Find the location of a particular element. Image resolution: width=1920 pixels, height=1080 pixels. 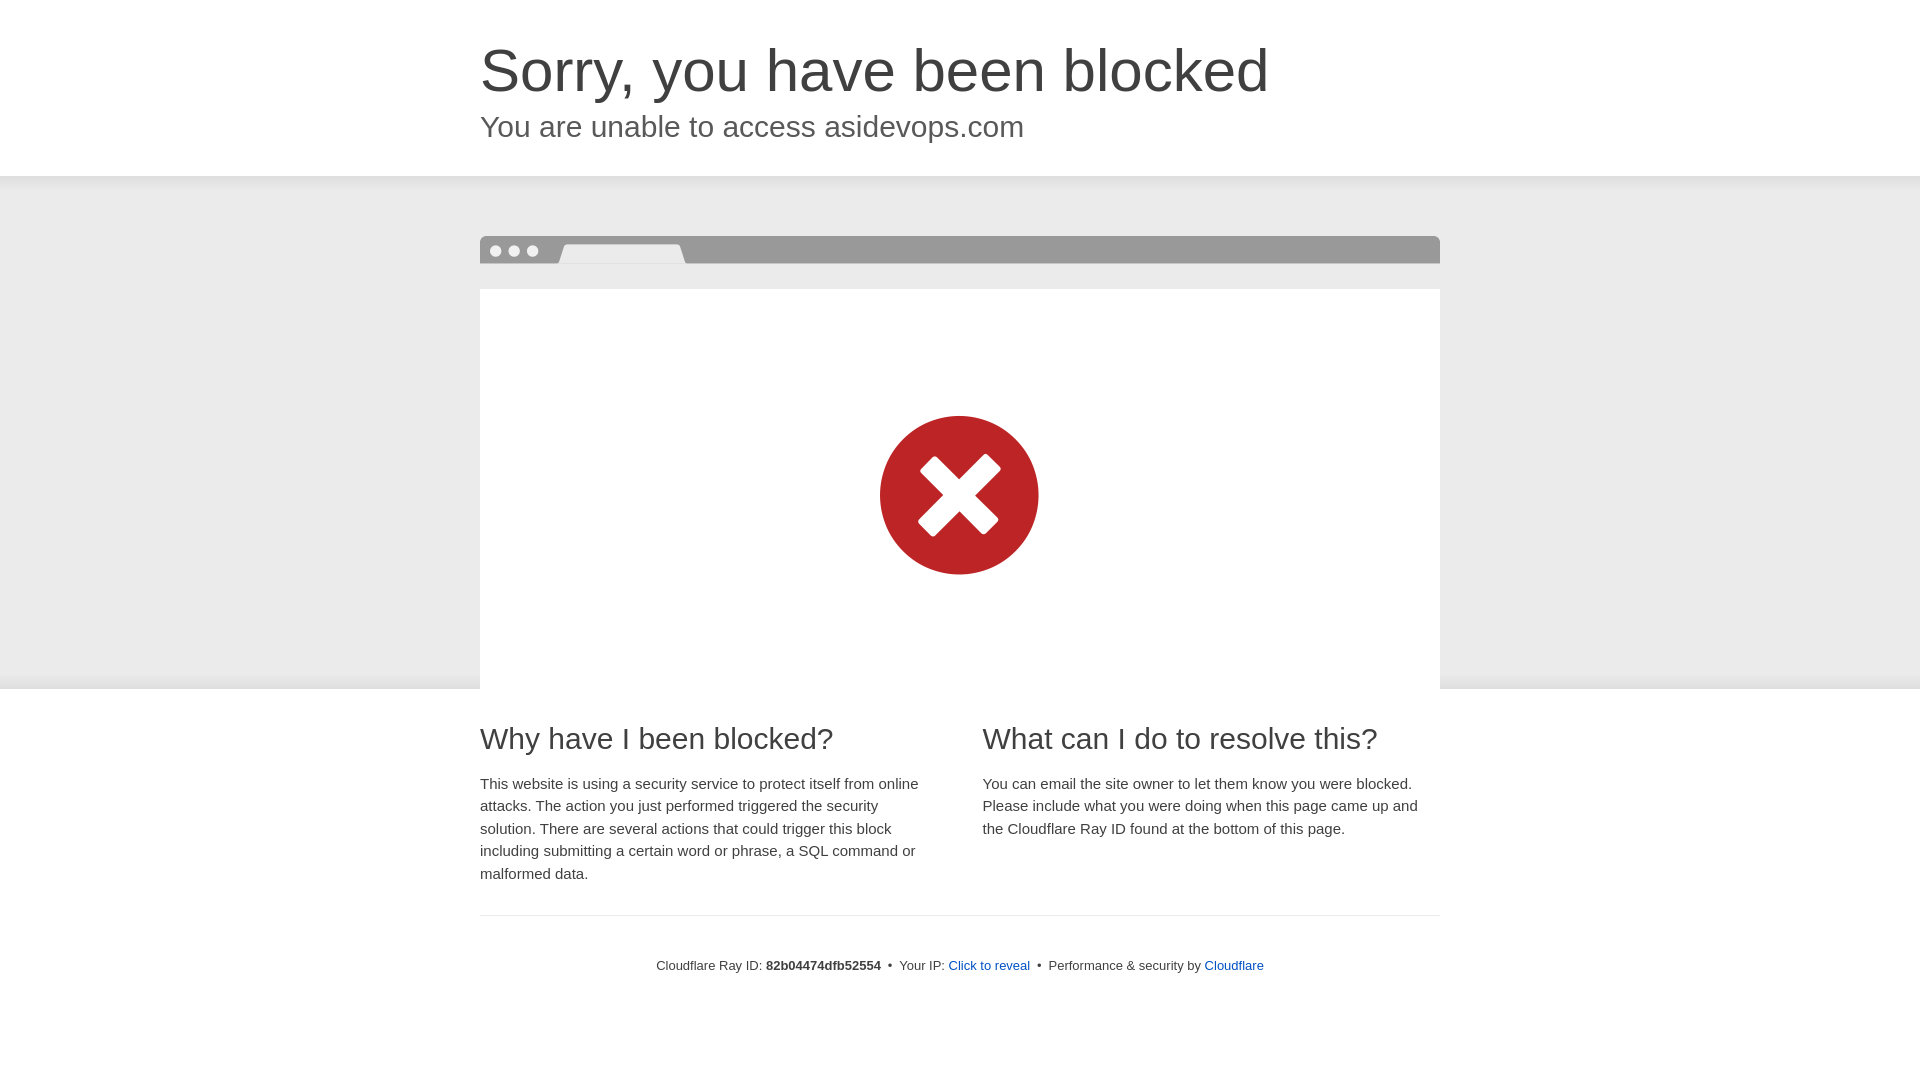

'Click to reveal' is located at coordinates (989, 964).